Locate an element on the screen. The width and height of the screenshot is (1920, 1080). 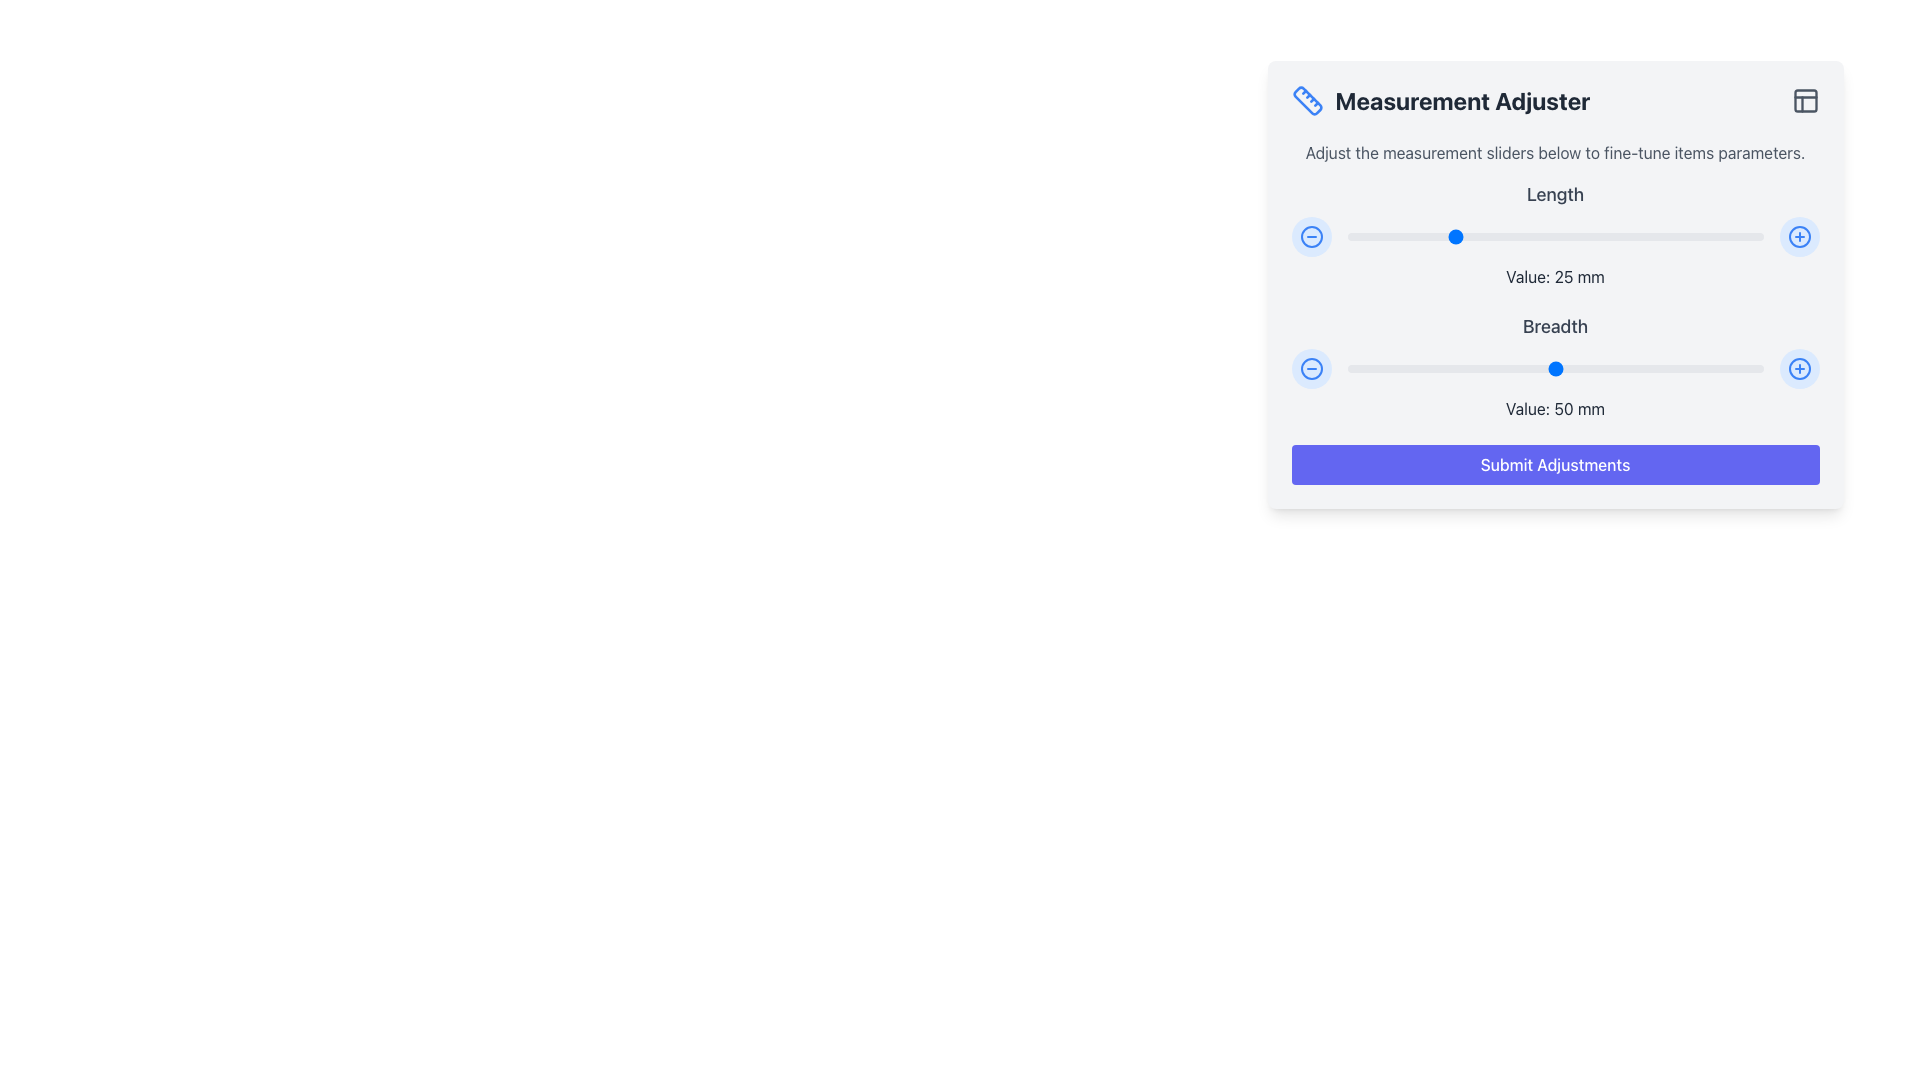
the length is located at coordinates (1622, 235).